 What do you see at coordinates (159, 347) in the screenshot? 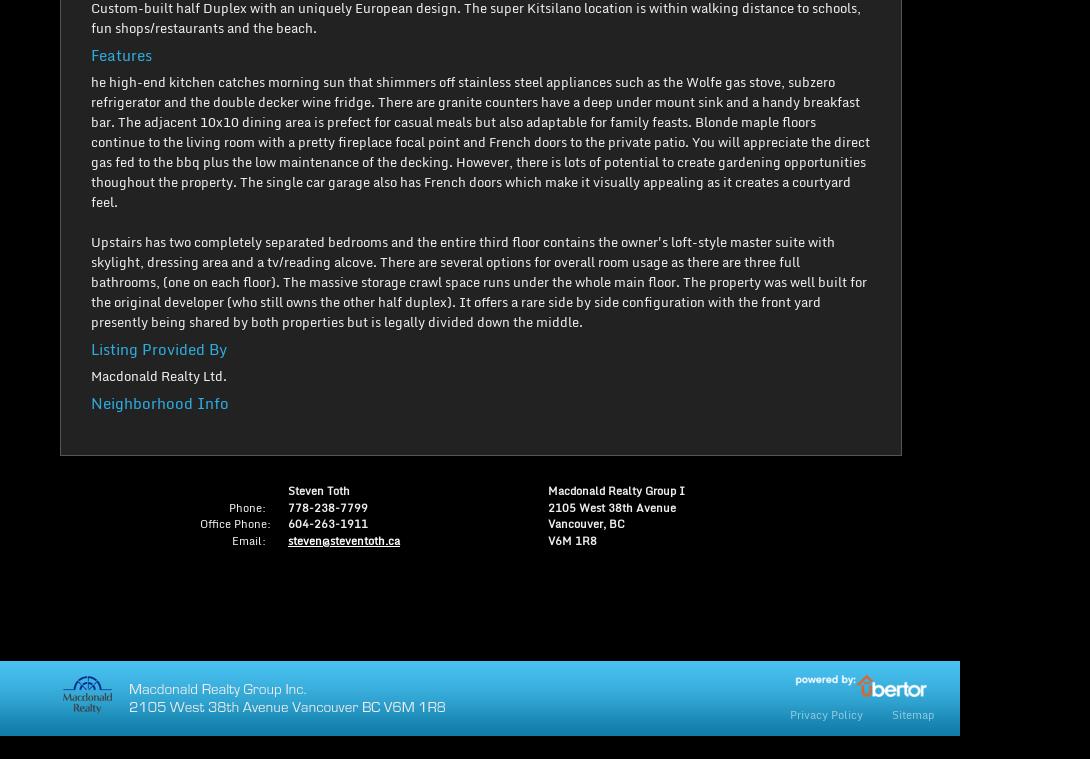
I see `'Listing Provided By'` at bounding box center [159, 347].